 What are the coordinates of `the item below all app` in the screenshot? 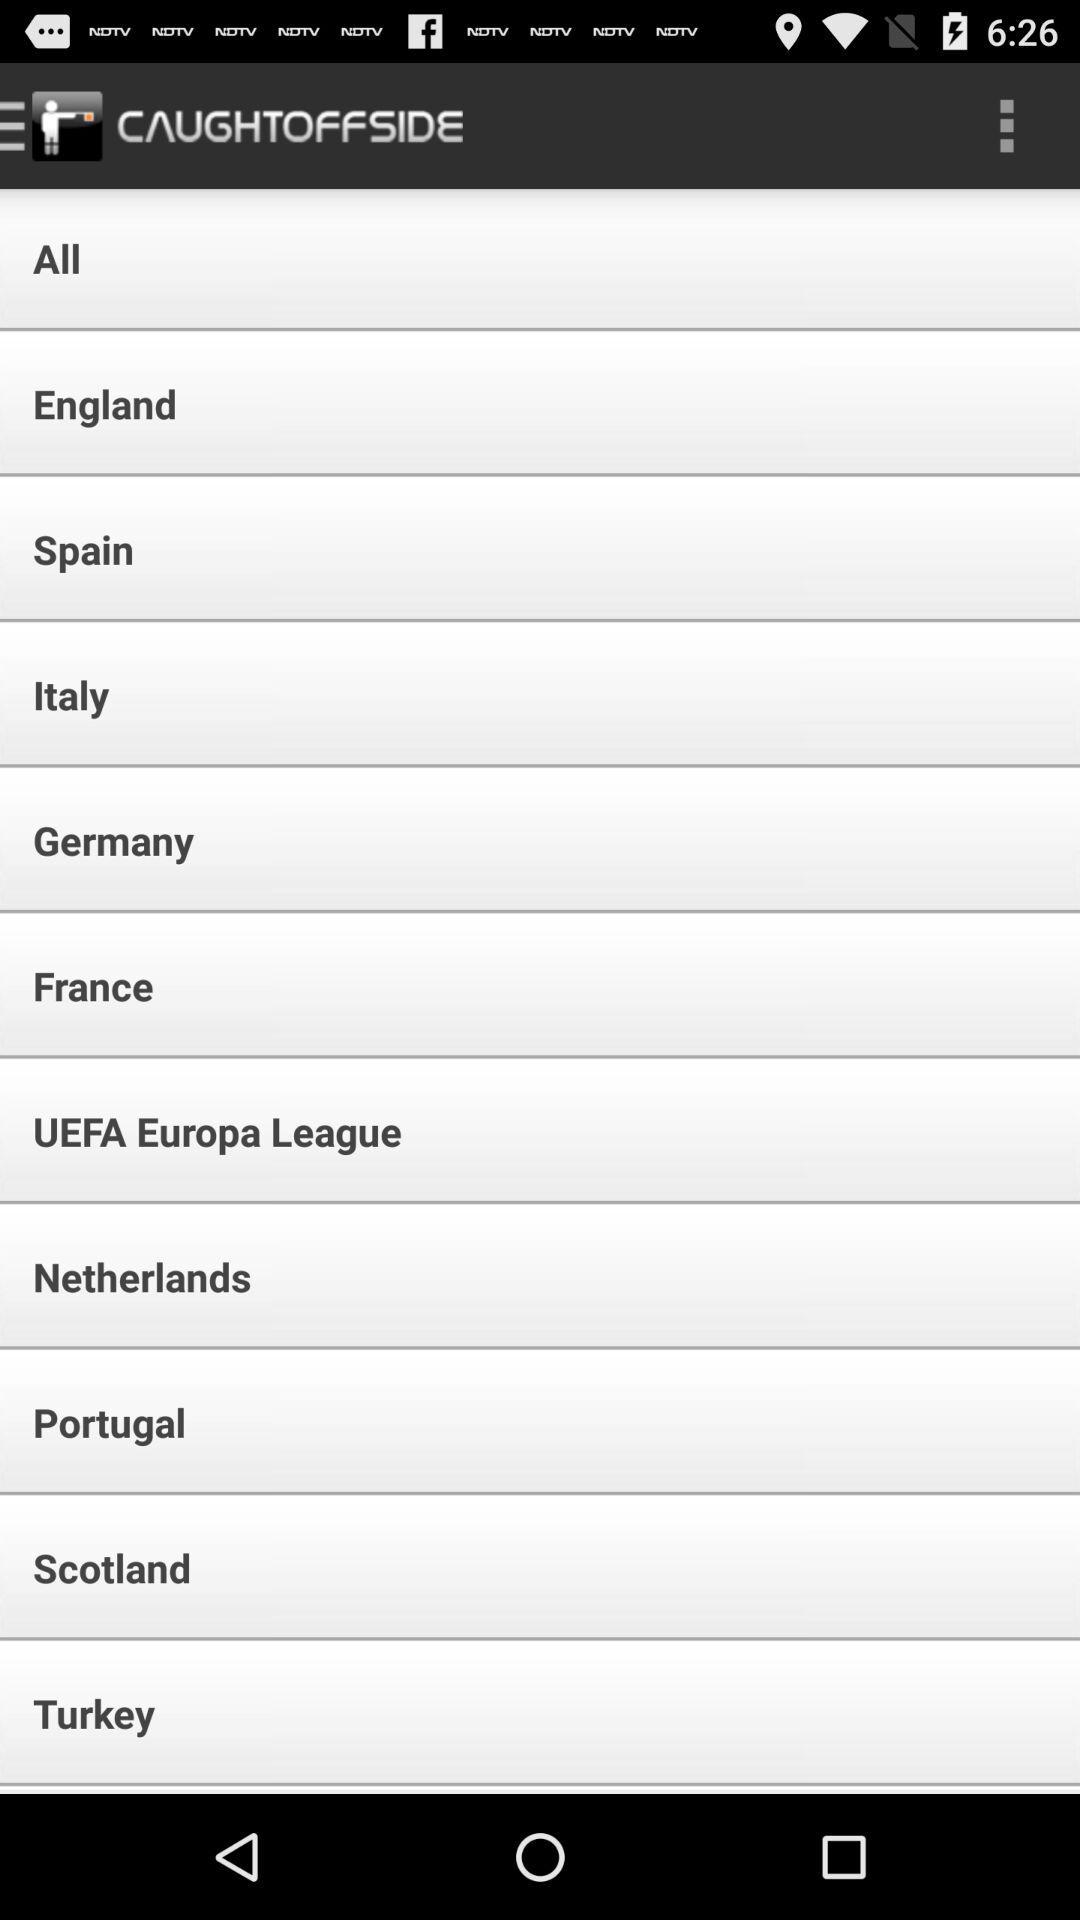 It's located at (91, 402).